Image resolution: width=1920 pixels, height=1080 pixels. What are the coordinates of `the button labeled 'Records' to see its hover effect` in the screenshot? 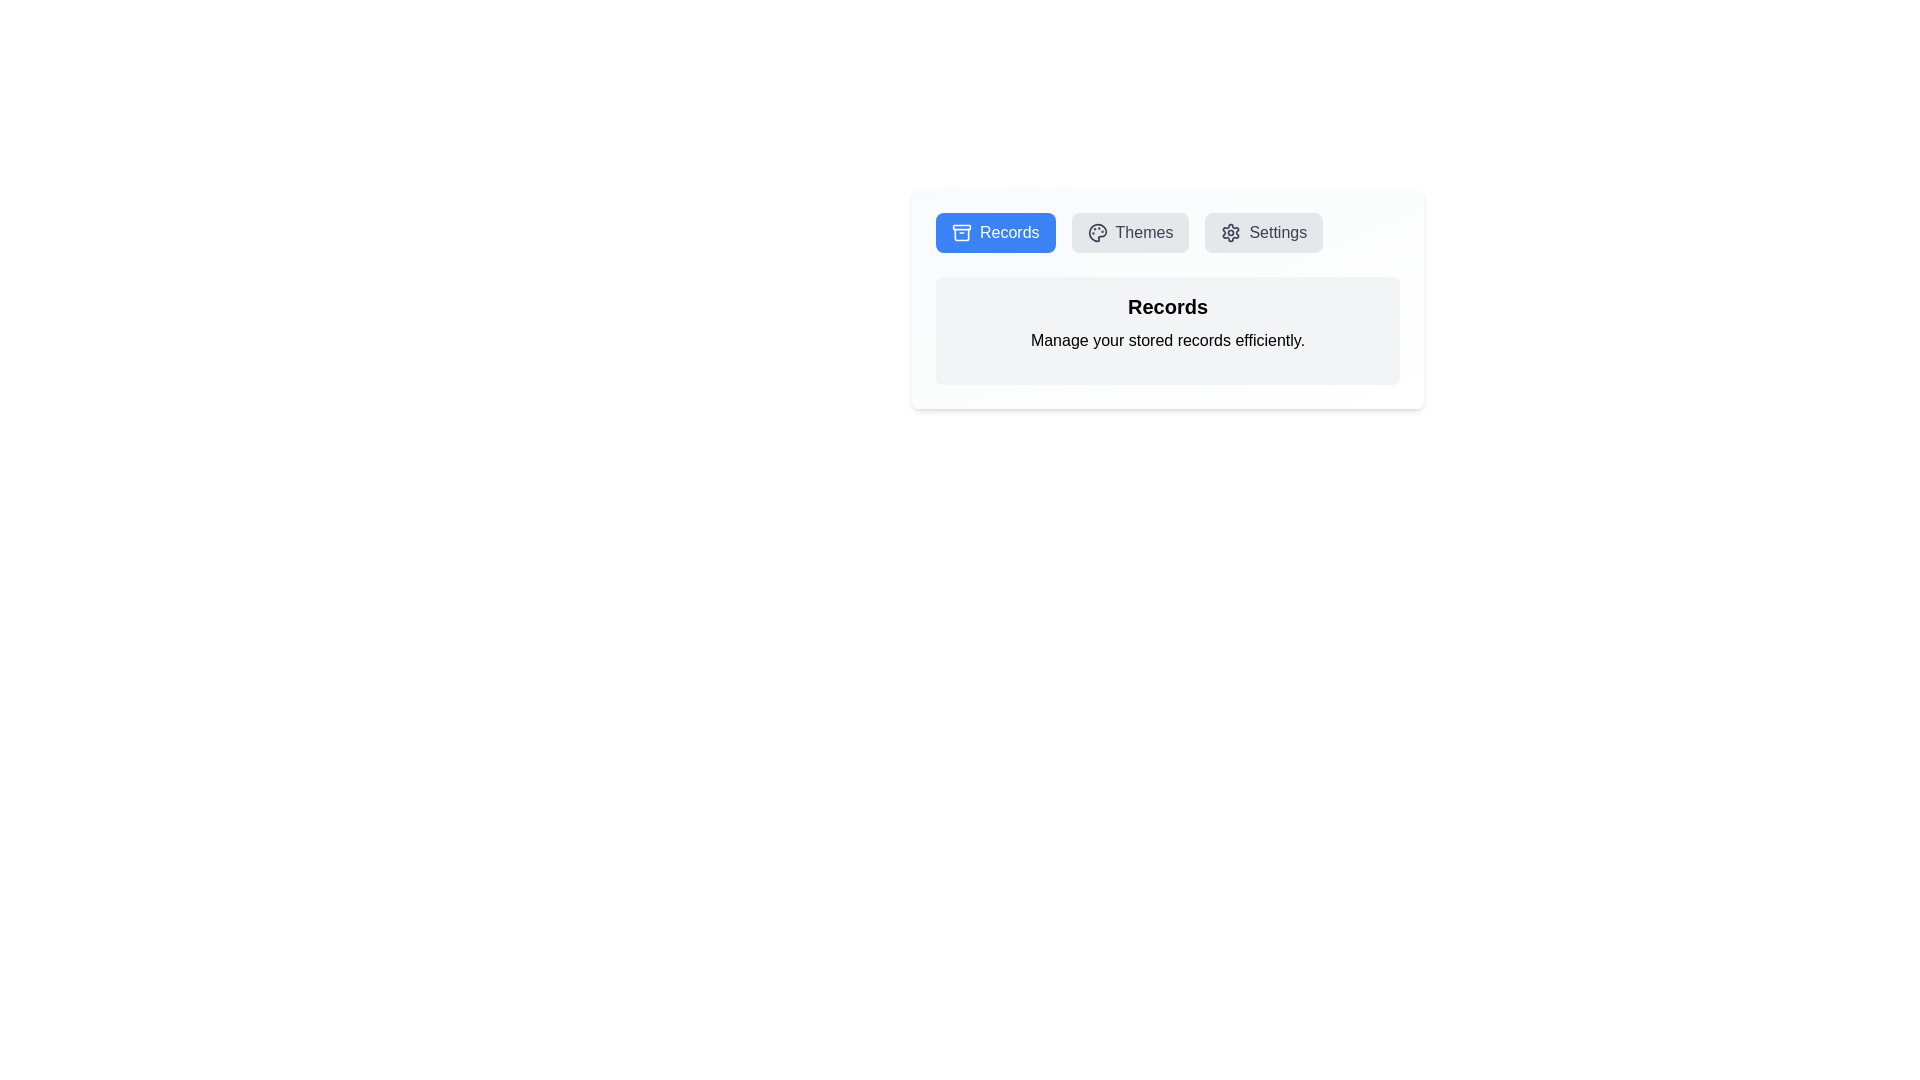 It's located at (995, 231).